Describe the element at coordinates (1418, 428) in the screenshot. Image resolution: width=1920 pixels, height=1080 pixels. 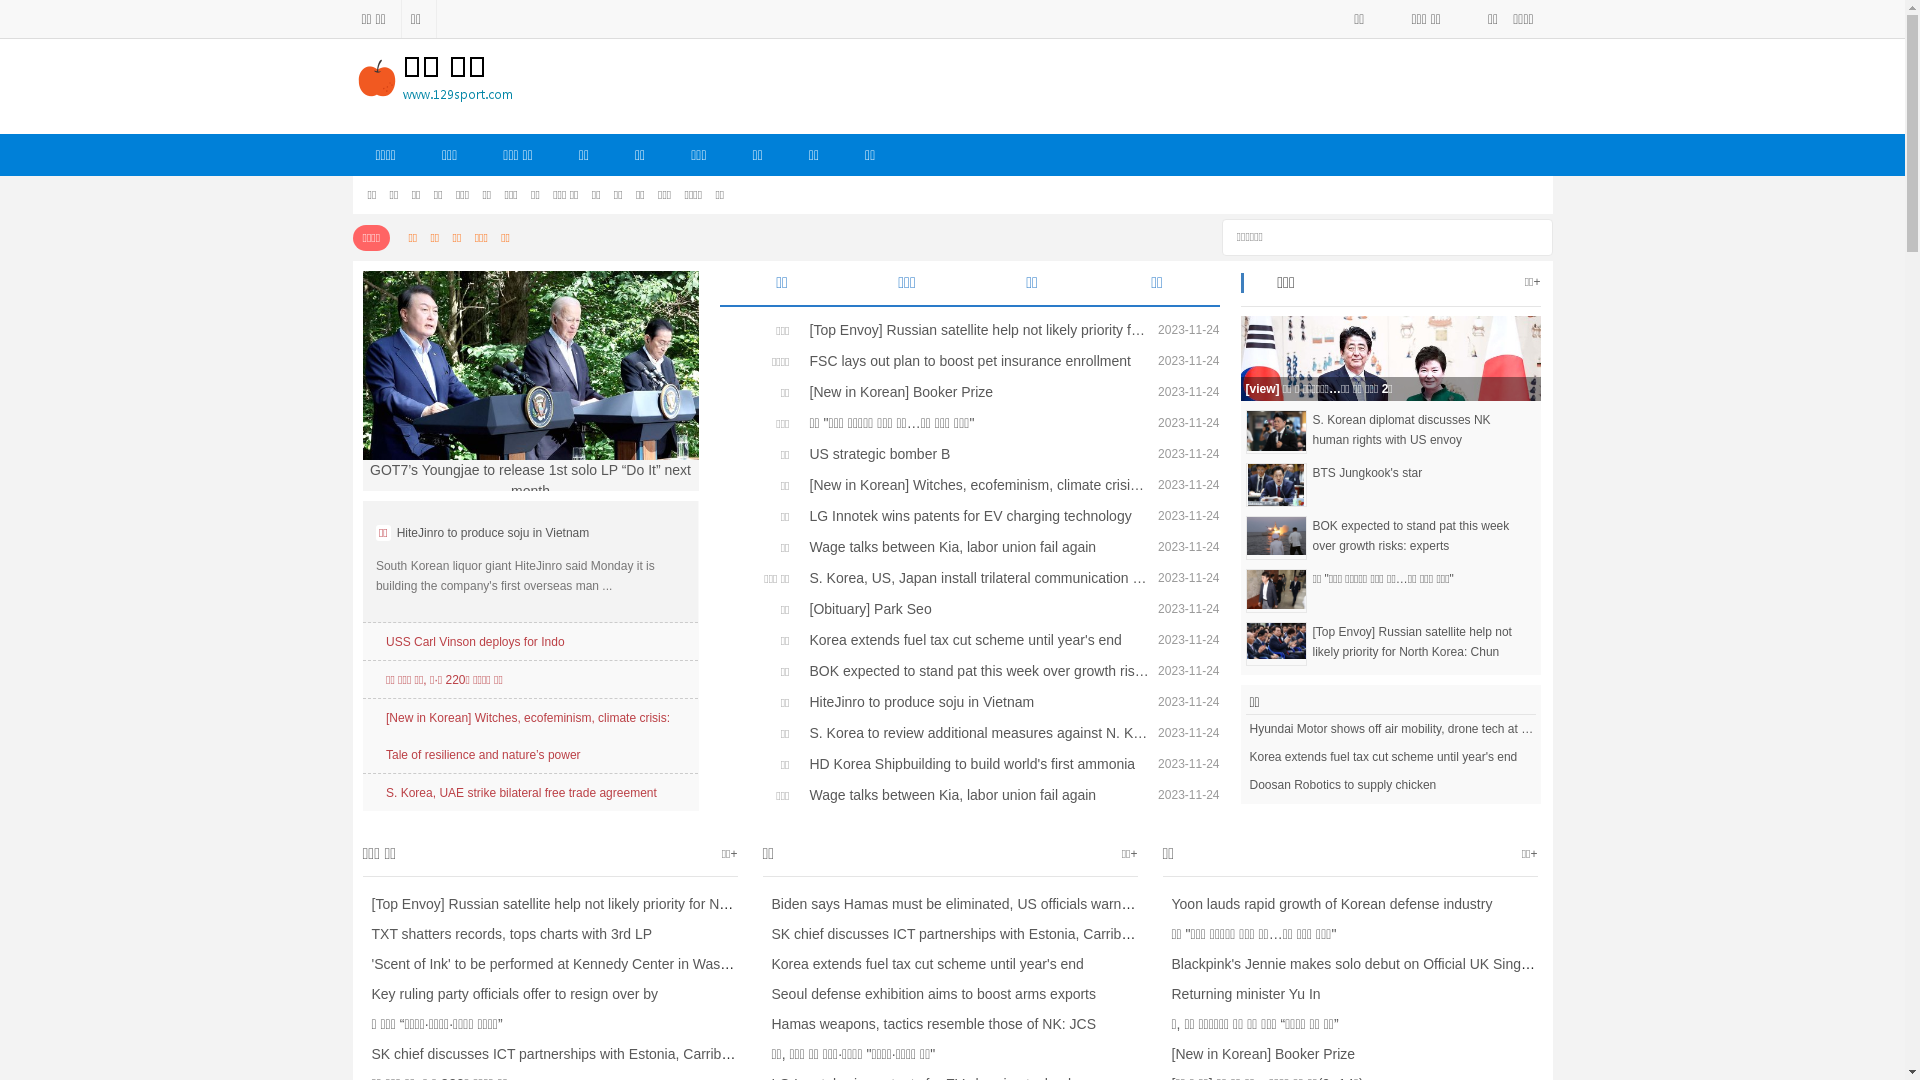
I see `'S. Korean diplomat discusses NK human rights with US envoy'` at that location.